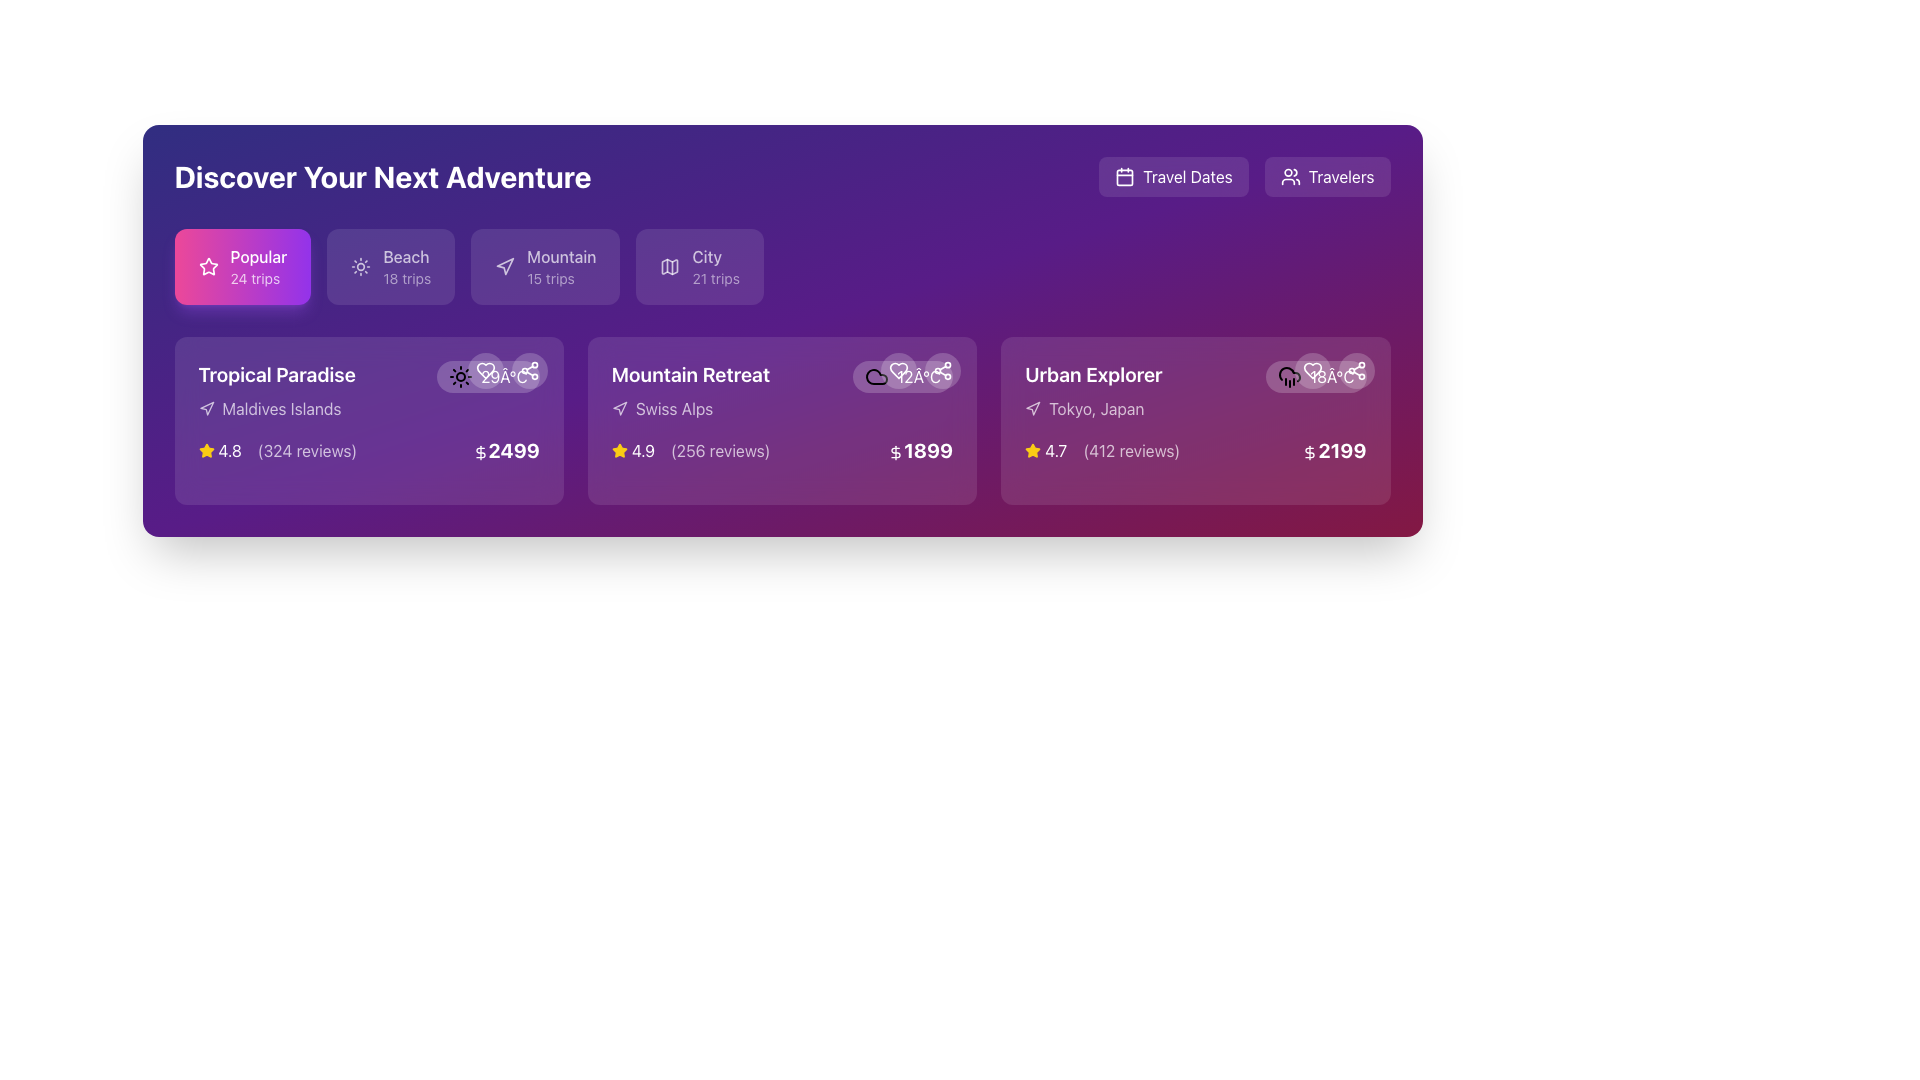 The height and width of the screenshot is (1080, 1920). What do you see at coordinates (691, 451) in the screenshot?
I see `the Text with icon component that displays the rating and reviews count for the 'Mountain Retreat' destination located in the middle card section under 'Discover Your Next Adventure'` at bounding box center [691, 451].